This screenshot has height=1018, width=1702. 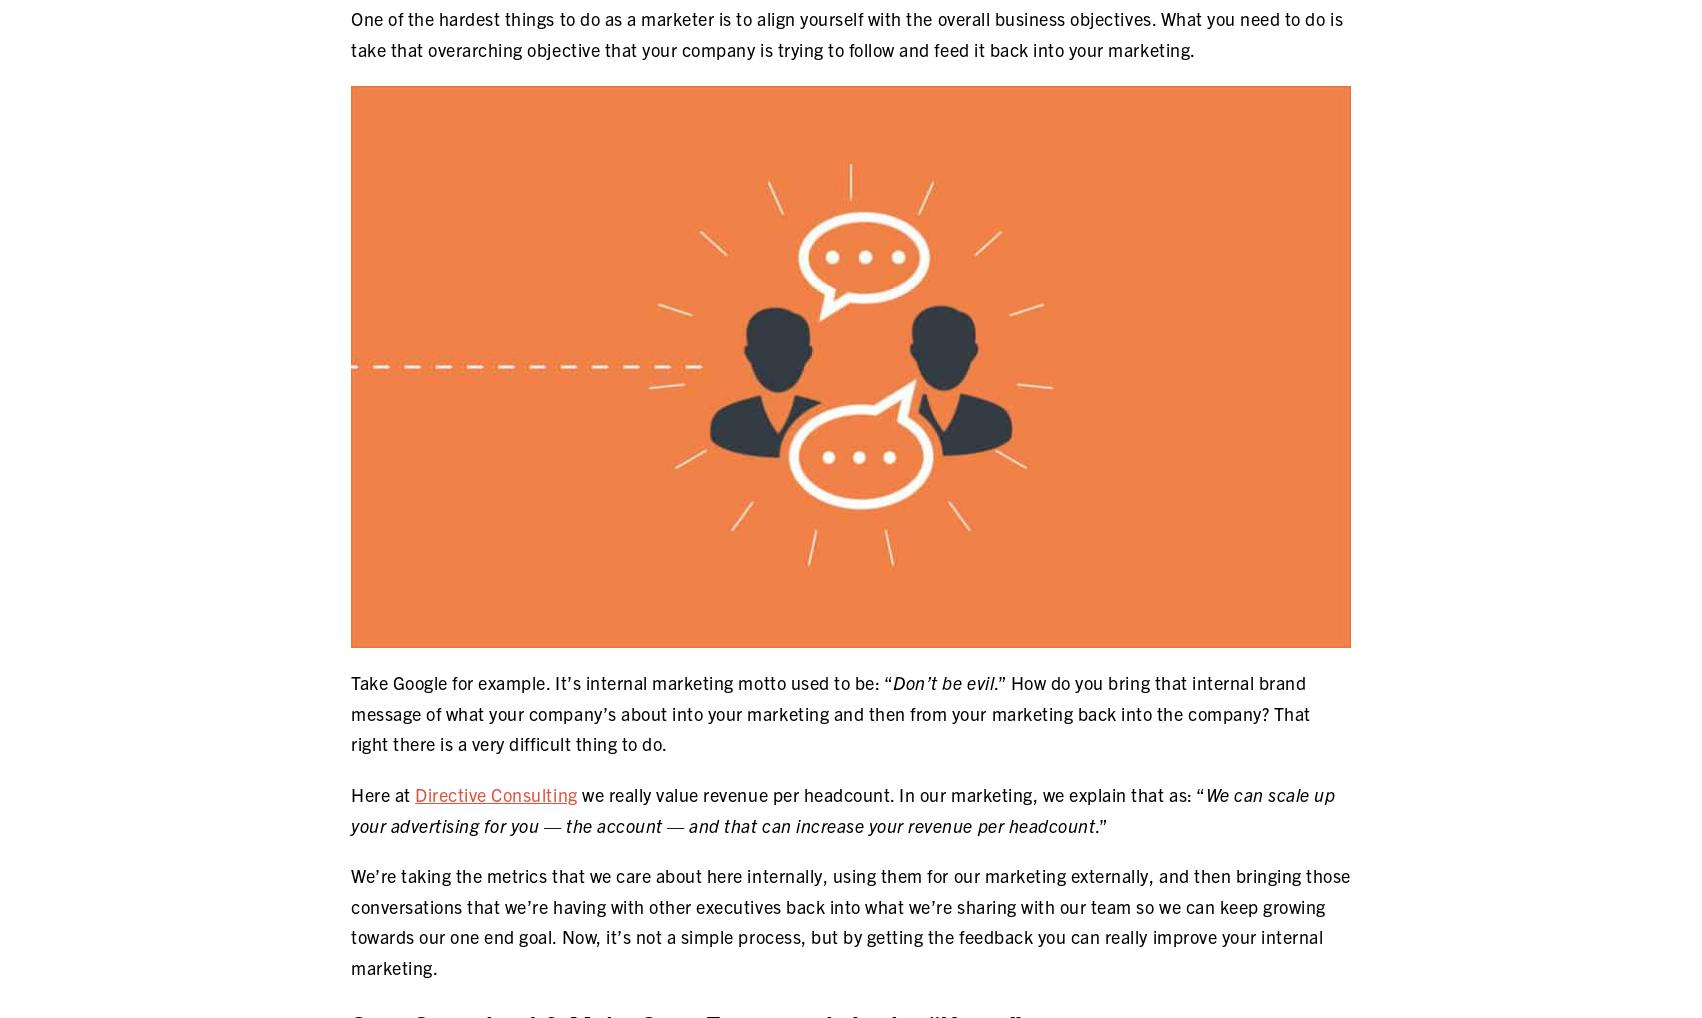 I want to click on 'Don’t be evil', so click(x=943, y=682).